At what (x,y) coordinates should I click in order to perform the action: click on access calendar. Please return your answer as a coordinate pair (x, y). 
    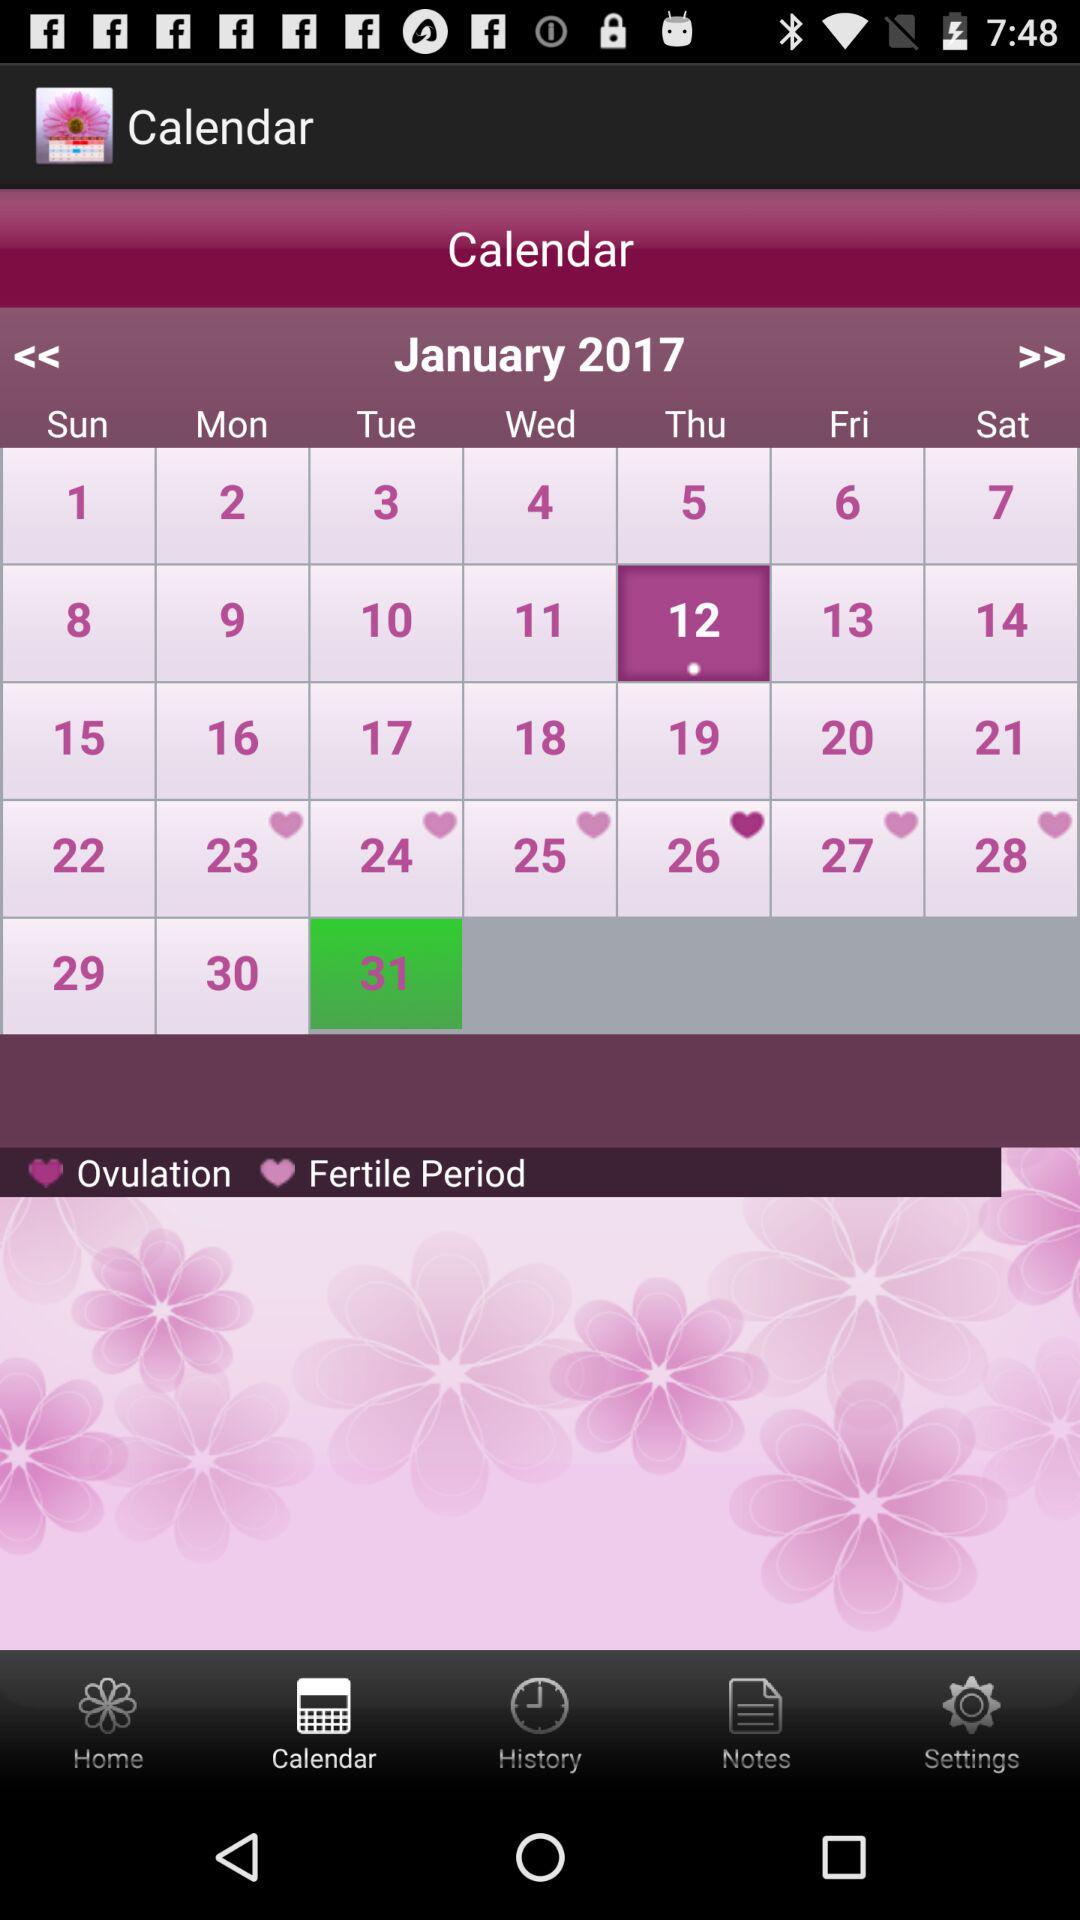
    Looking at the image, I should click on (323, 1721).